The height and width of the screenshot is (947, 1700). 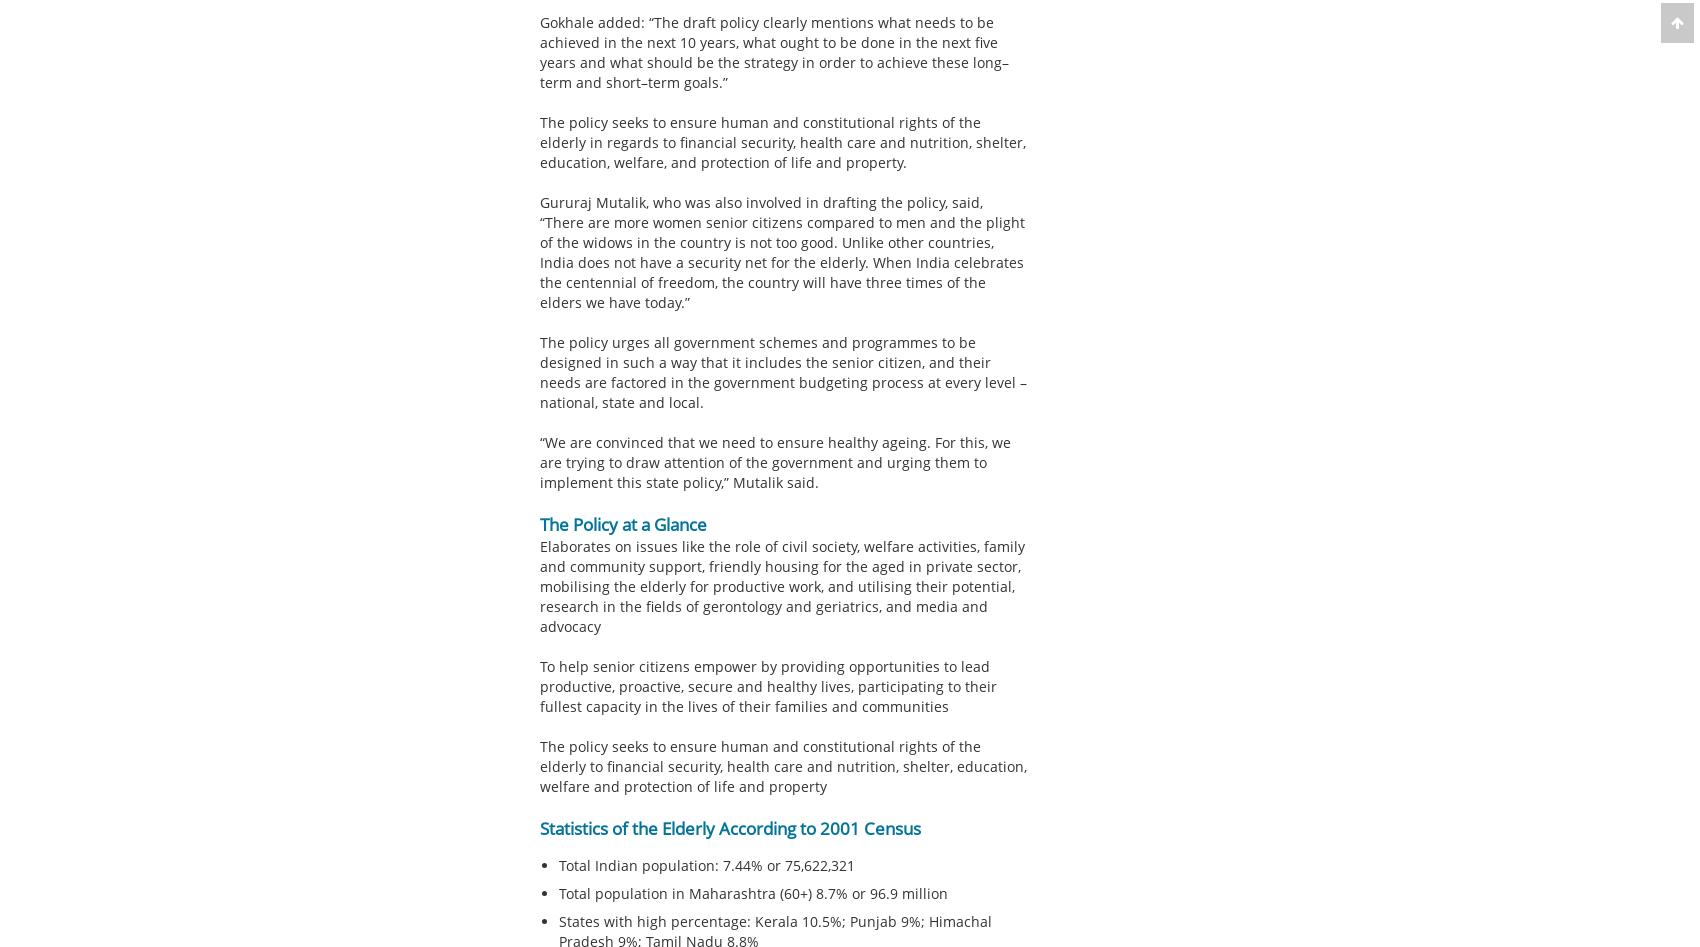 I want to click on 'Gokhale added: “The draft policy clearly mentions what needs to be achieved in the next 10 years, what ought to be done in the next five years and what should be the strategy in order to achieve these long–term and short–term goals.”', so click(x=538, y=52).